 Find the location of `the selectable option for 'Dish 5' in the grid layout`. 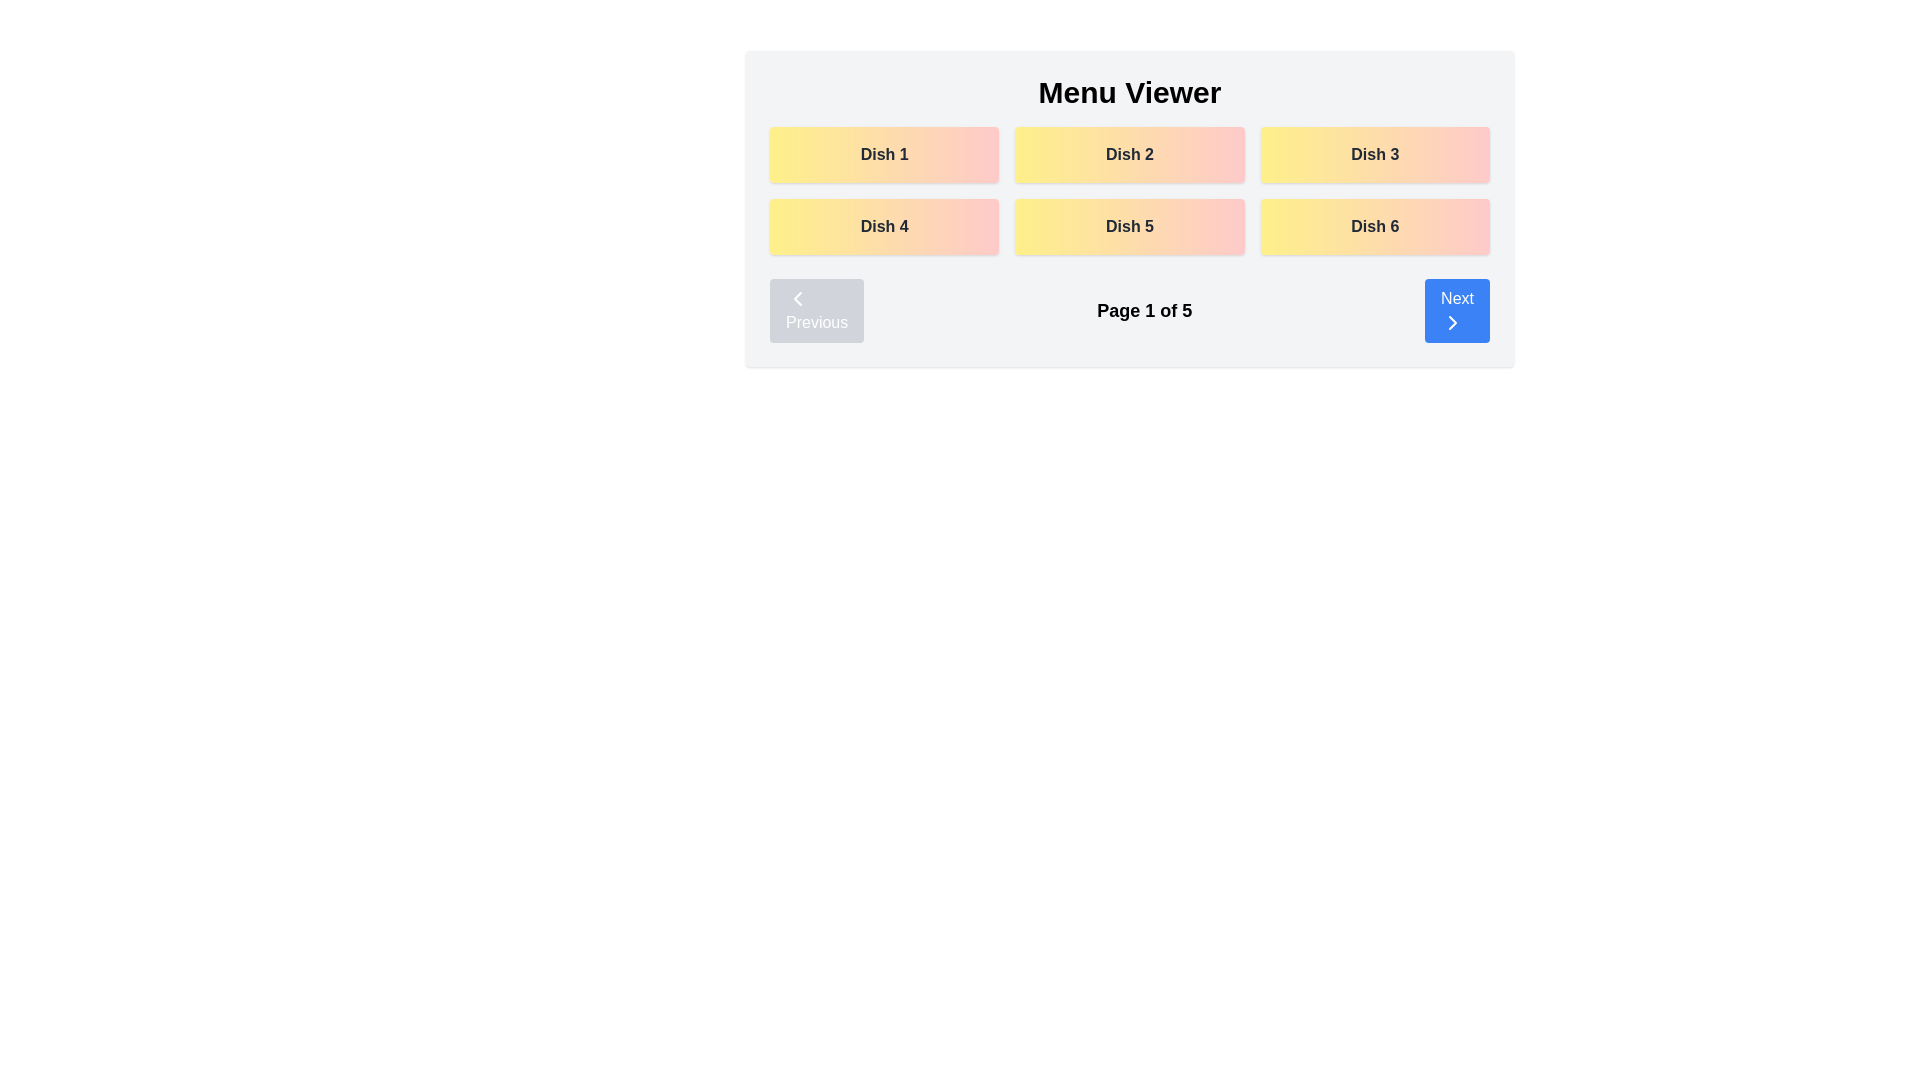

the selectable option for 'Dish 5' in the grid layout is located at coordinates (1129, 208).